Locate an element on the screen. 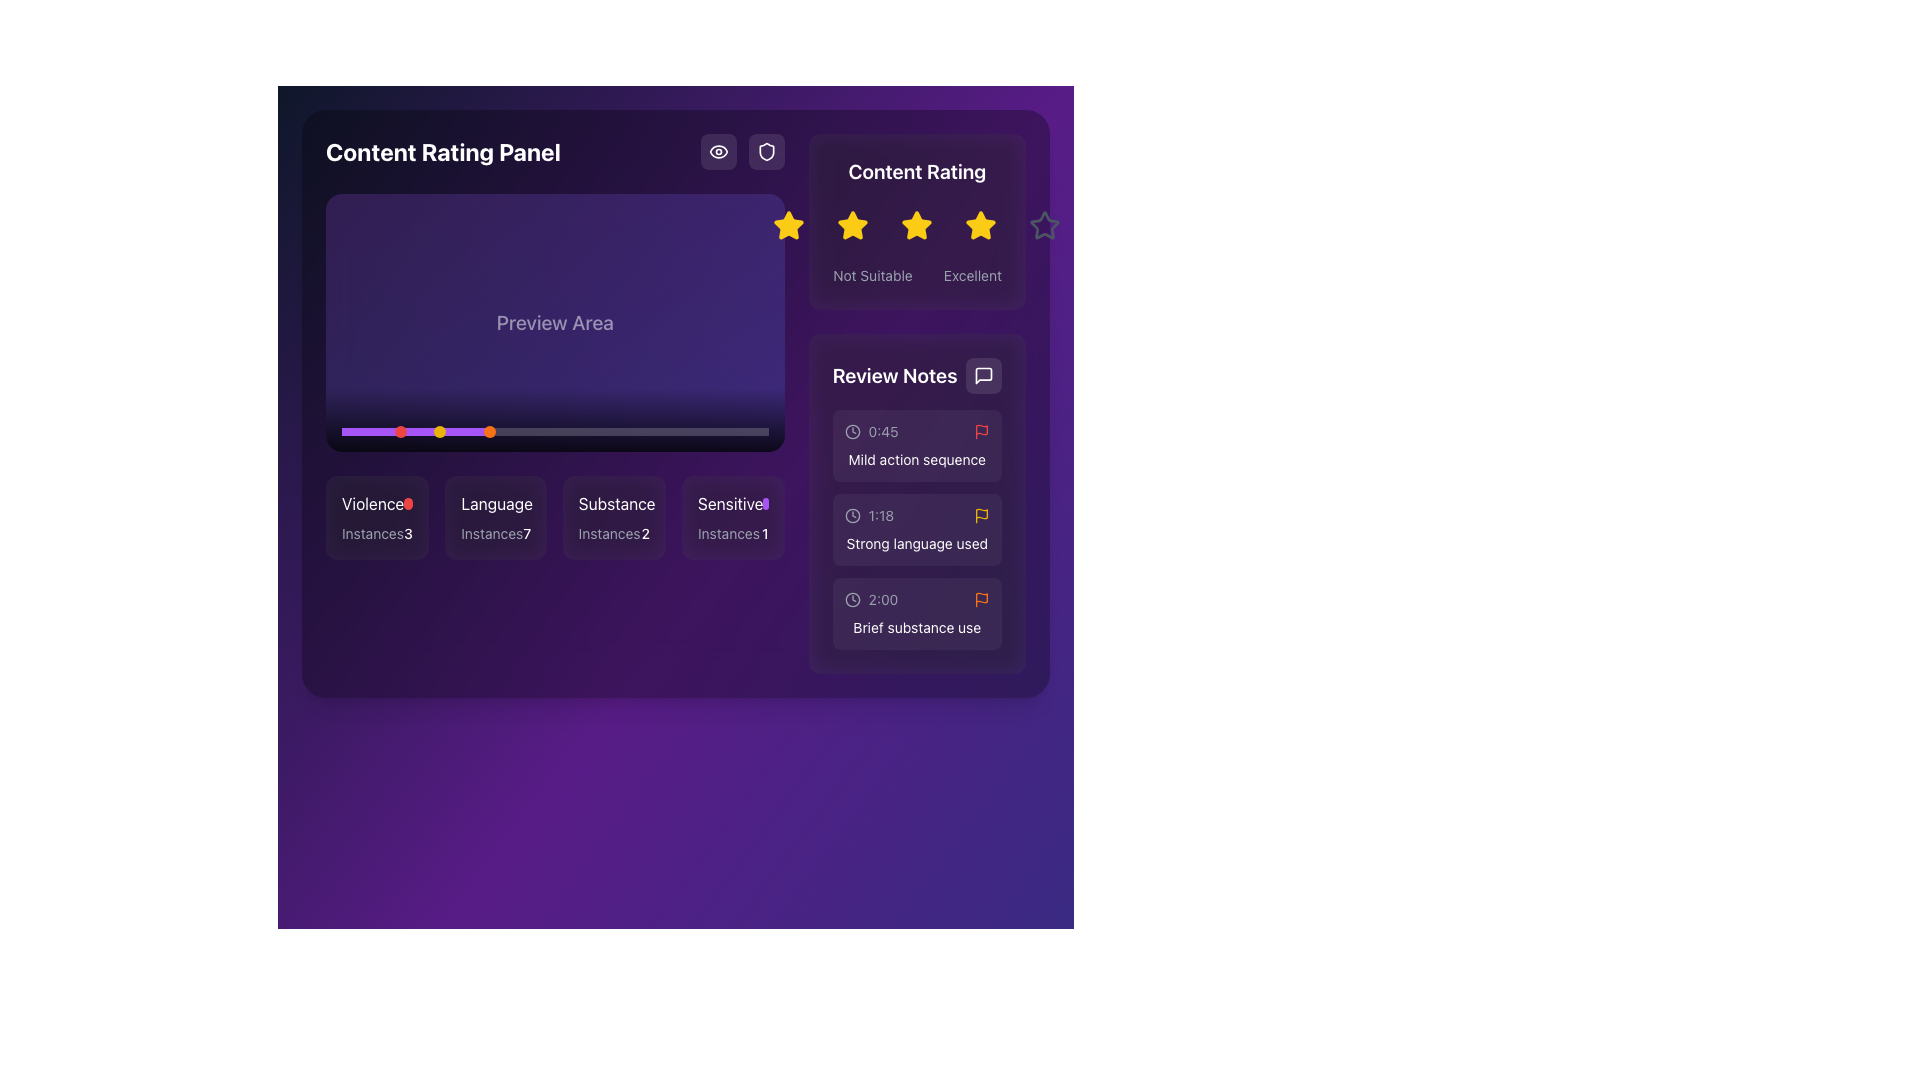 The width and height of the screenshot is (1920, 1080). the message bubble icon in the Review Notes section, located in the top-right corner of the panel, adjacent to timestamps and descriptions is located at coordinates (983, 375).